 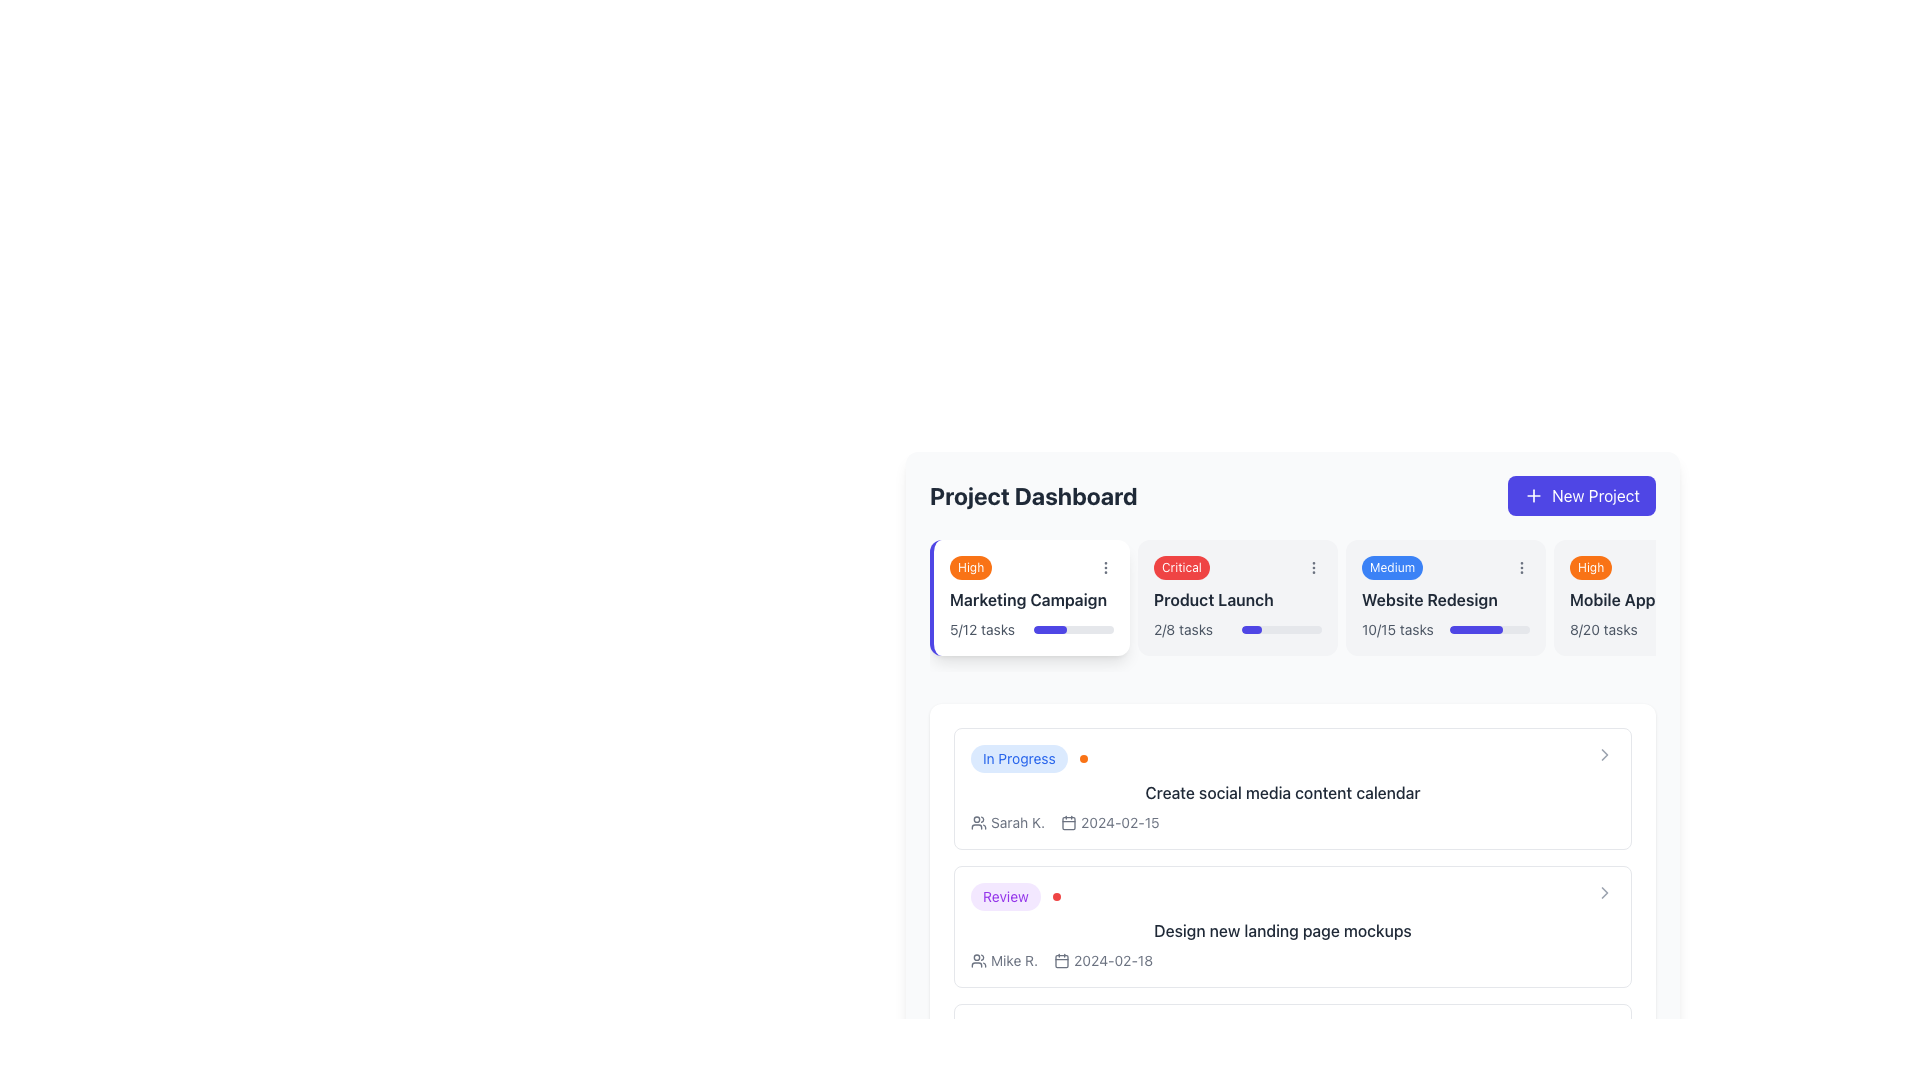 What do you see at coordinates (1032, 628) in the screenshot?
I see `the Progress indicator with text located in the 'Marketing Campaign' card block` at bounding box center [1032, 628].